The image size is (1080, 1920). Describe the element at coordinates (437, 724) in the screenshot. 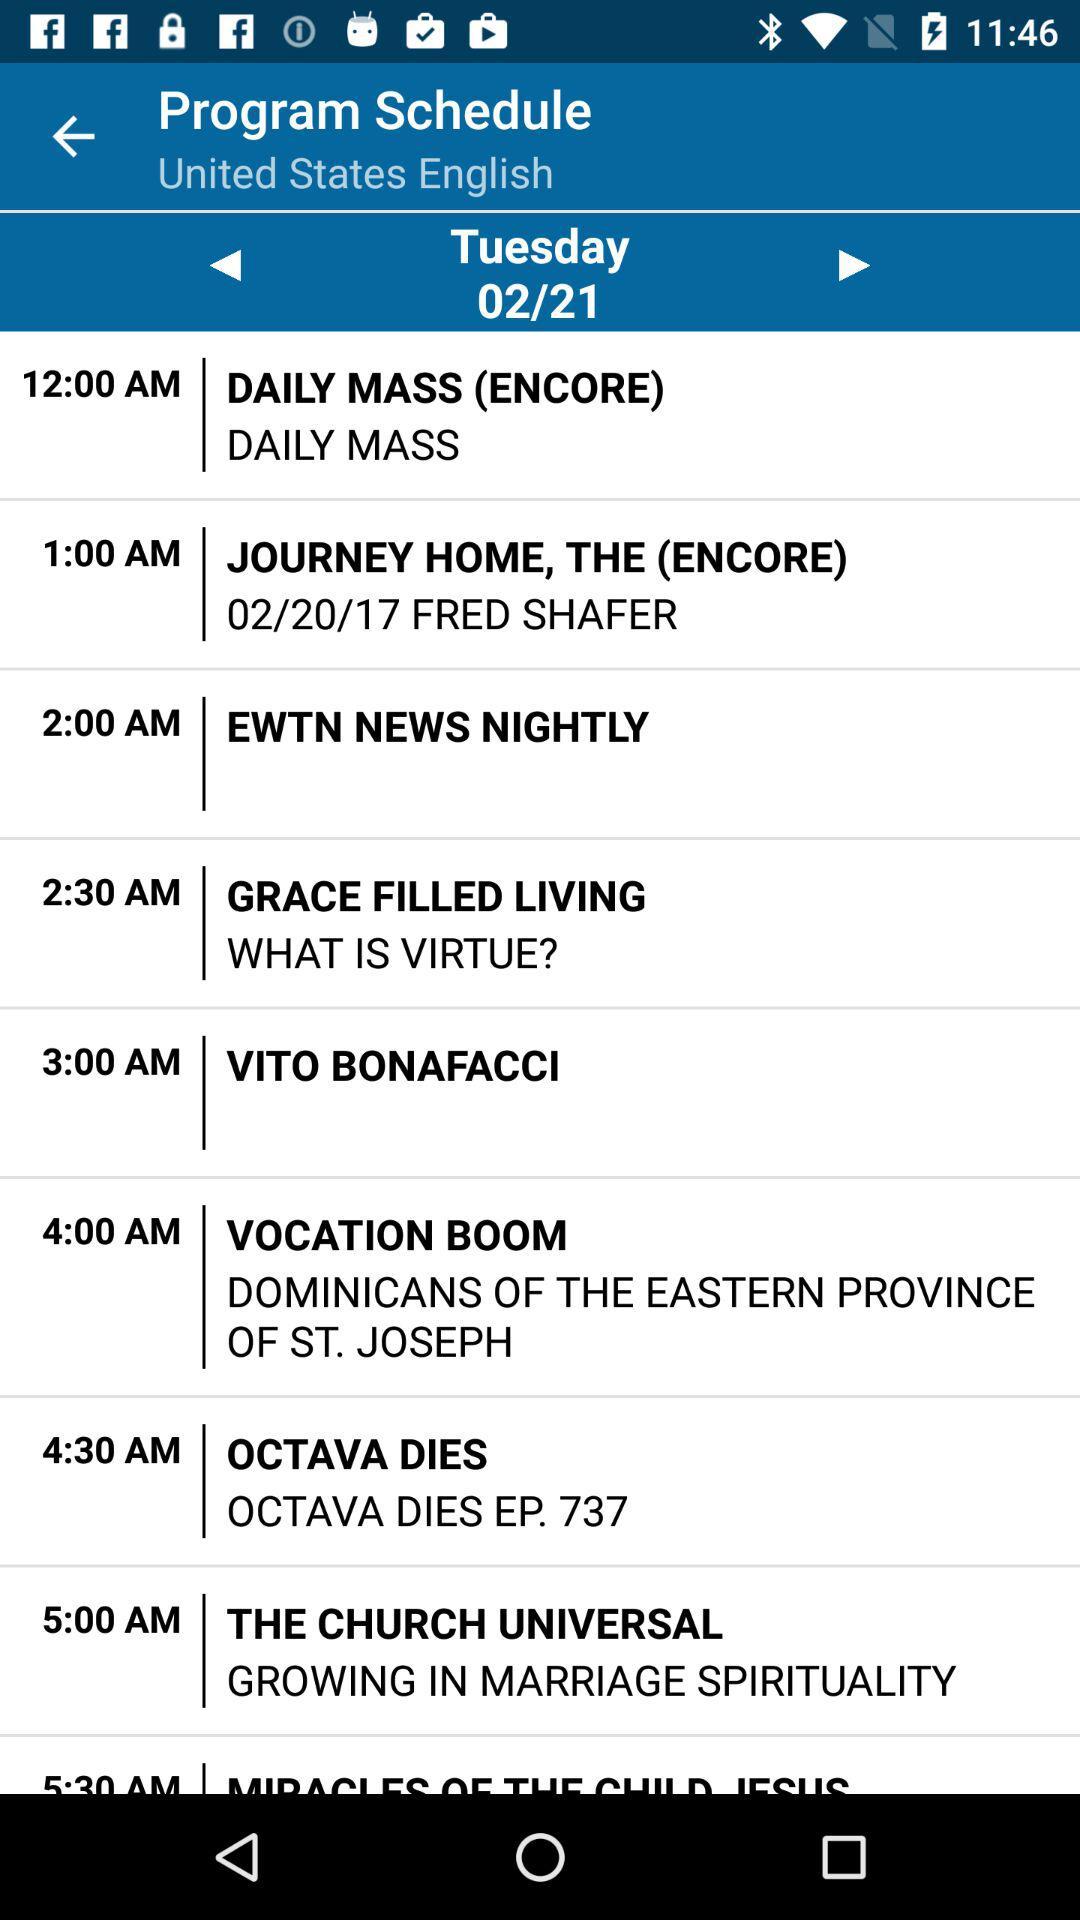

I see `ewtn news nightly item` at that location.